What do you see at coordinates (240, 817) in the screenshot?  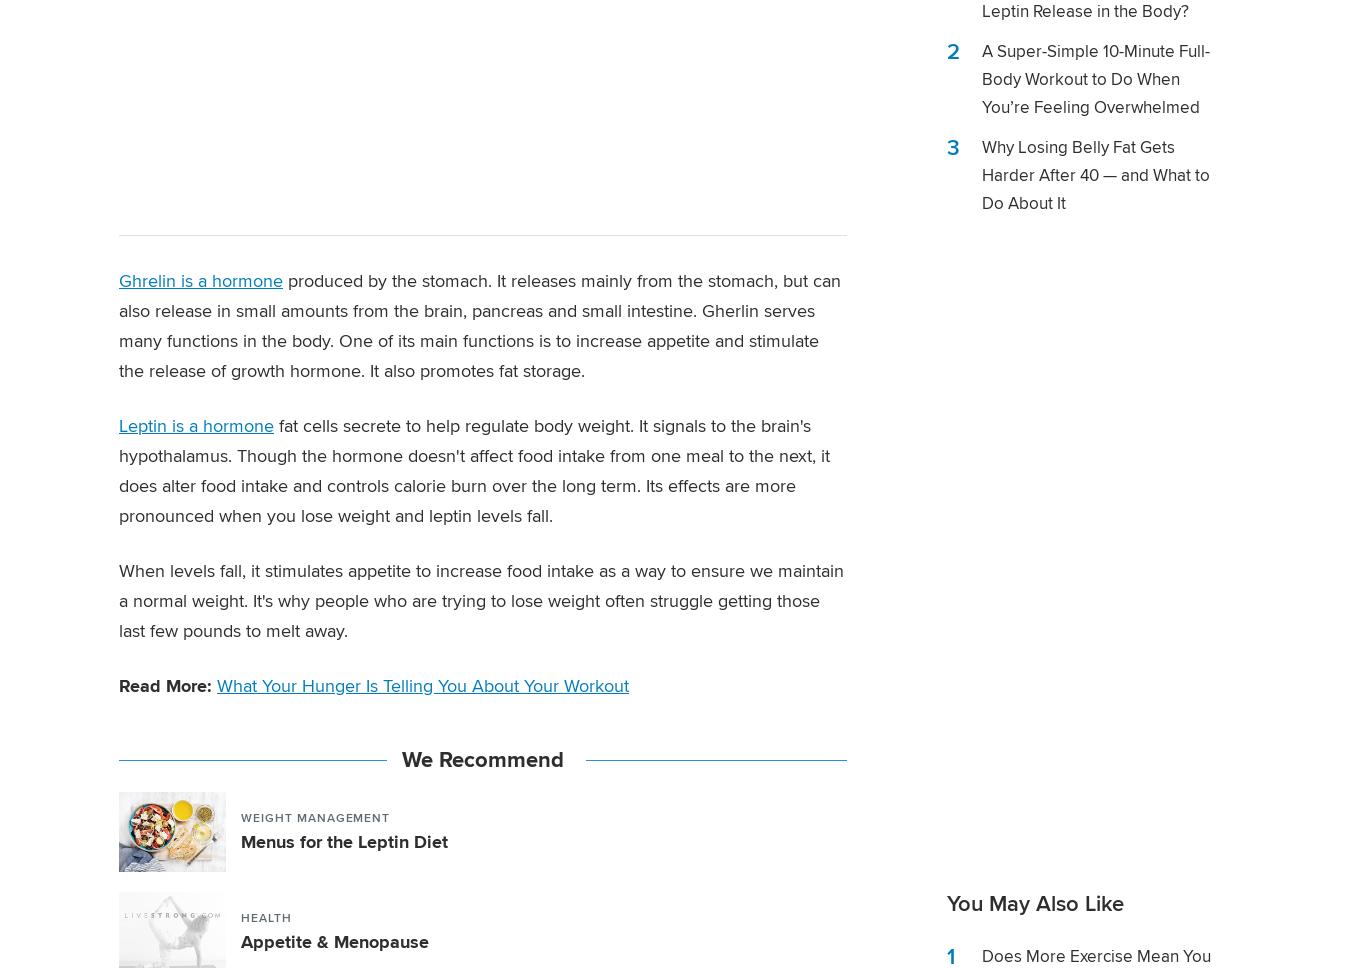 I see `'Weight Management'` at bounding box center [240, 817].